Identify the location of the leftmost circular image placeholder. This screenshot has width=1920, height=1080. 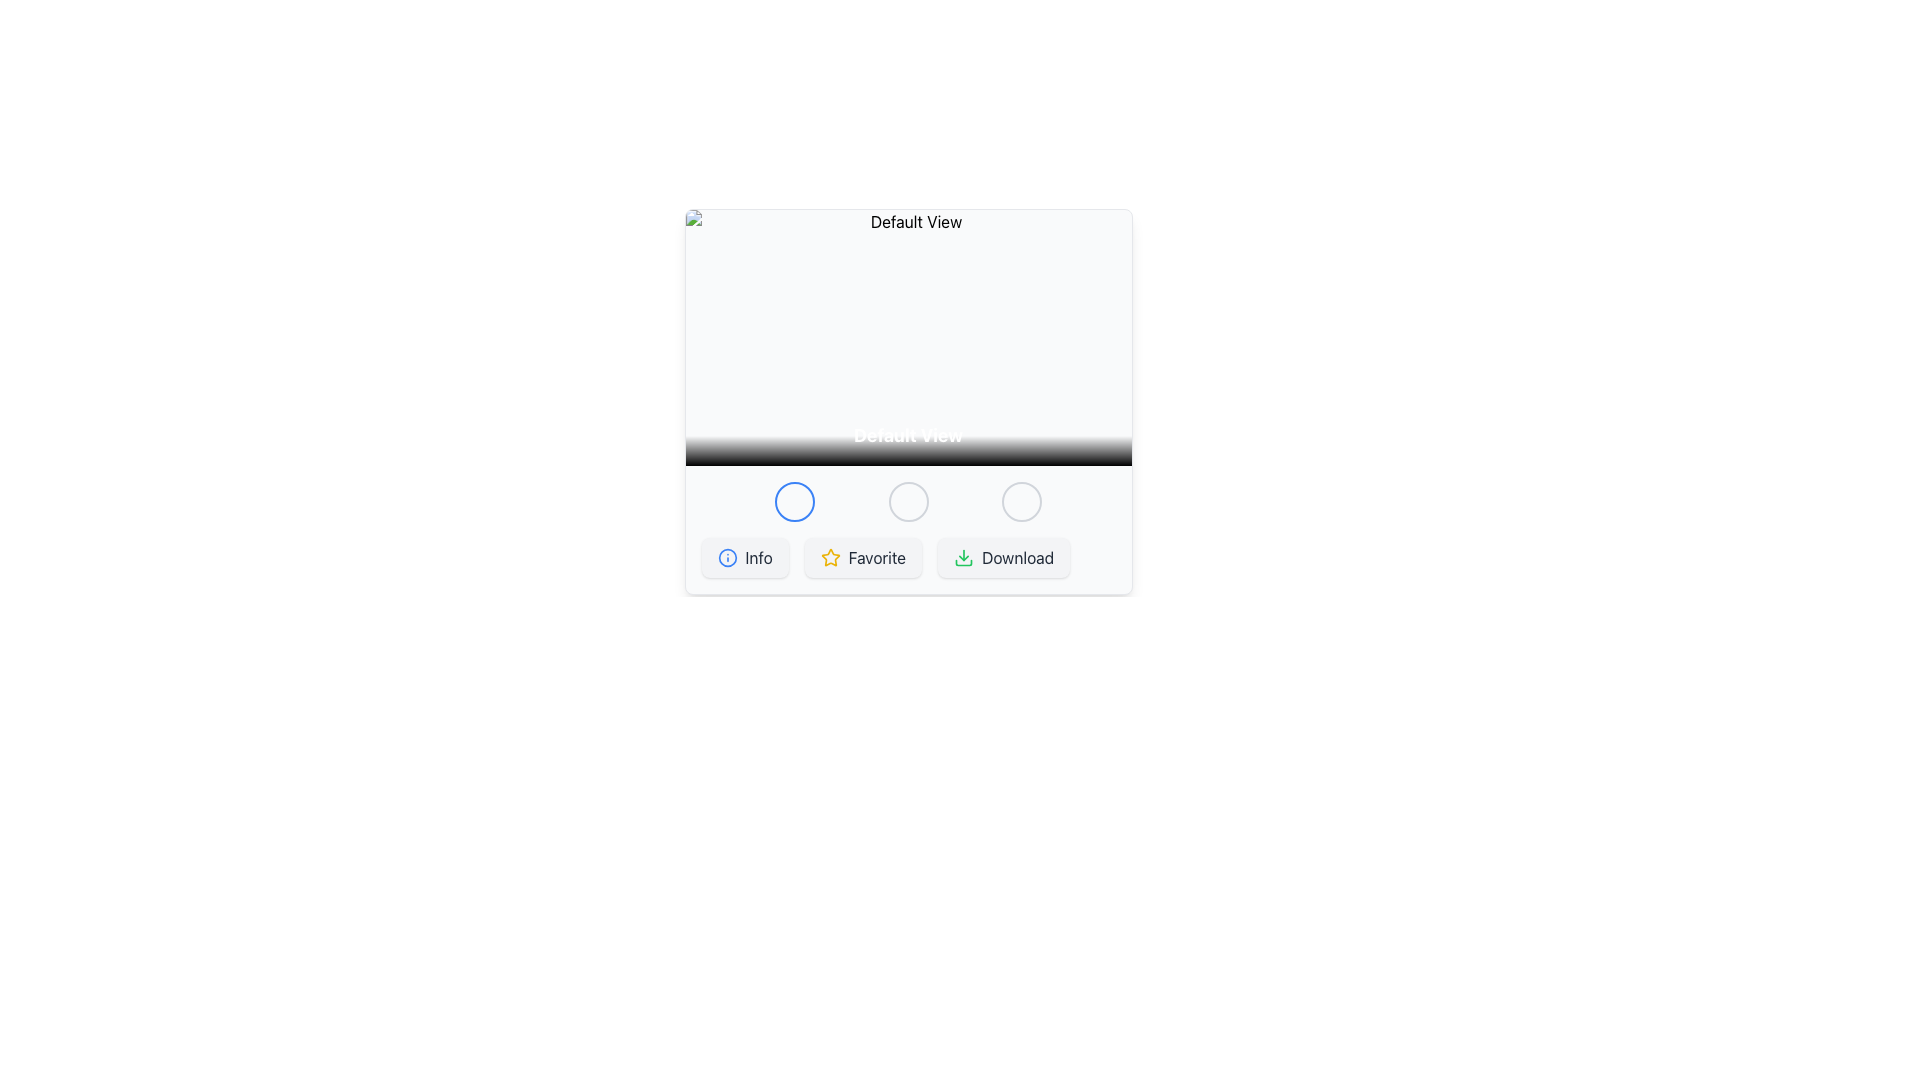
(794, 500).